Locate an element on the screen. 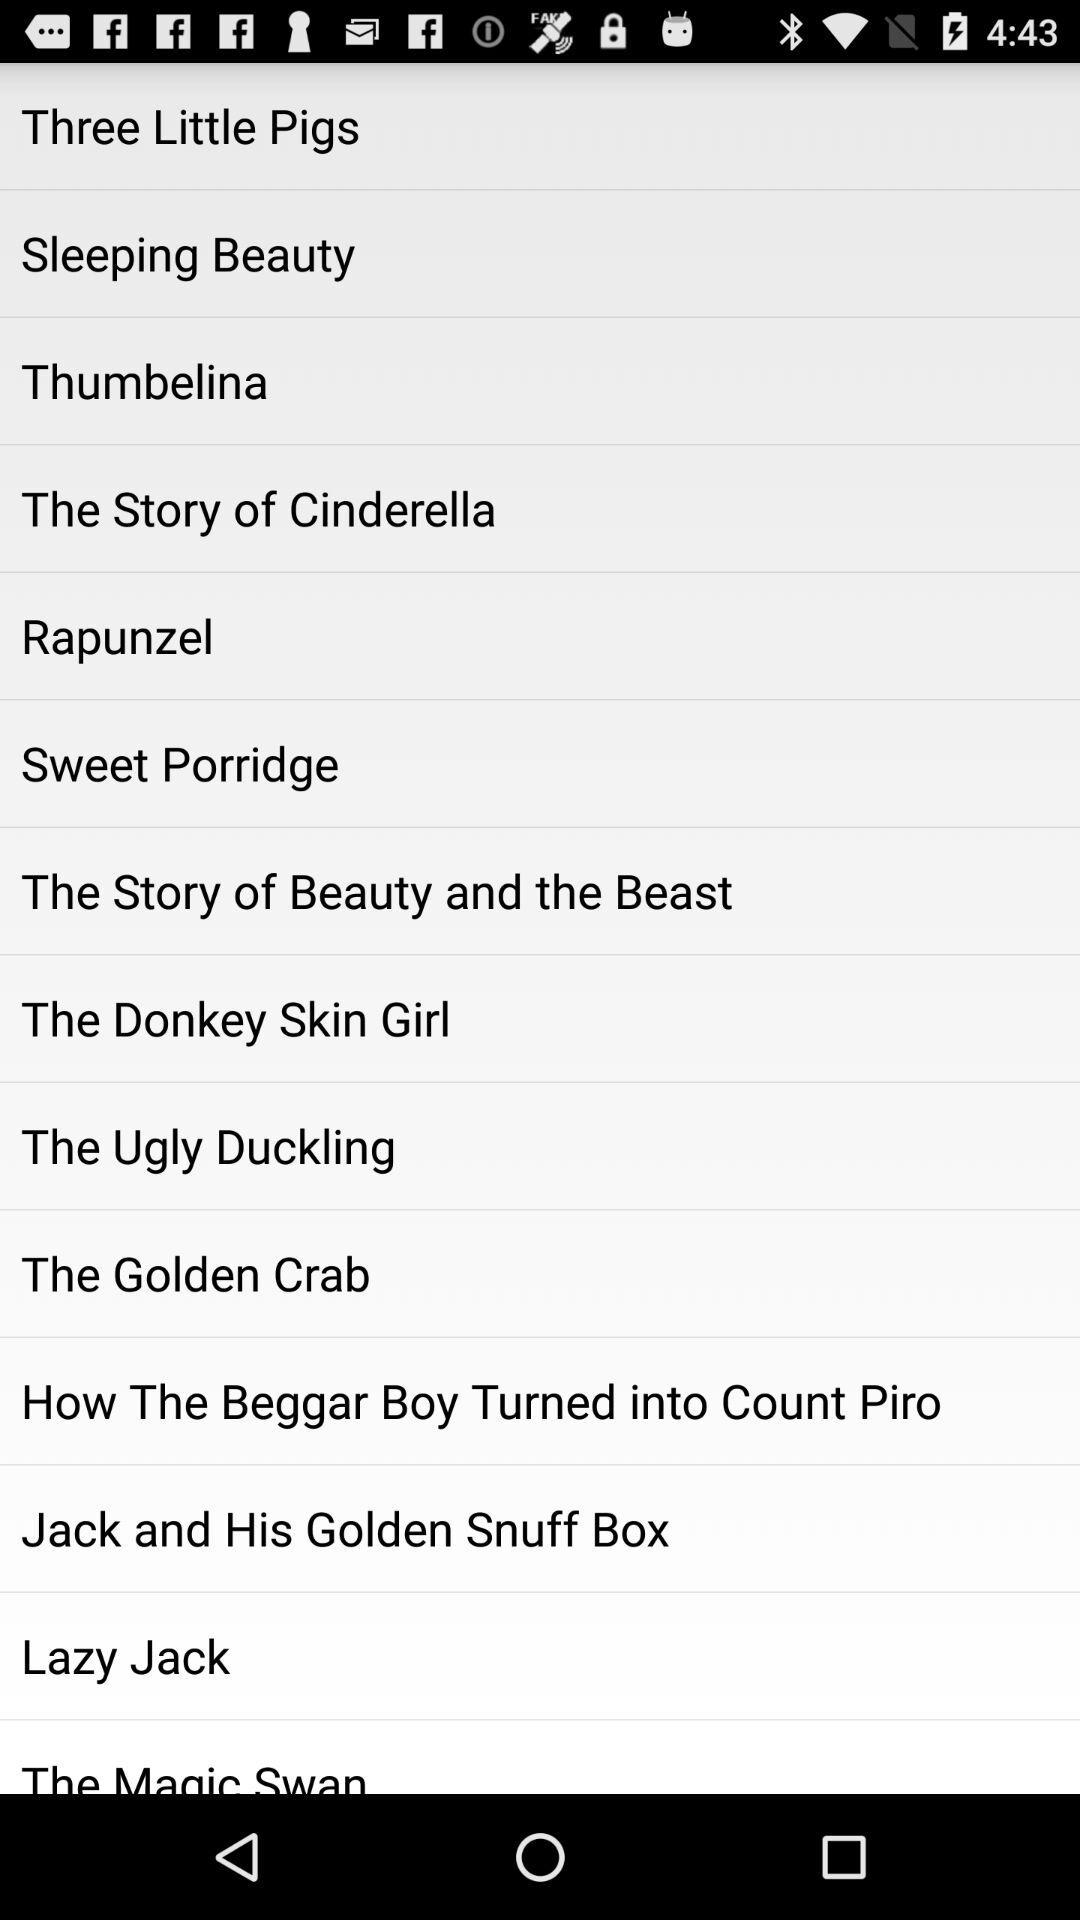  icon above the sleeping beauty is located at coordinates (540, 124).